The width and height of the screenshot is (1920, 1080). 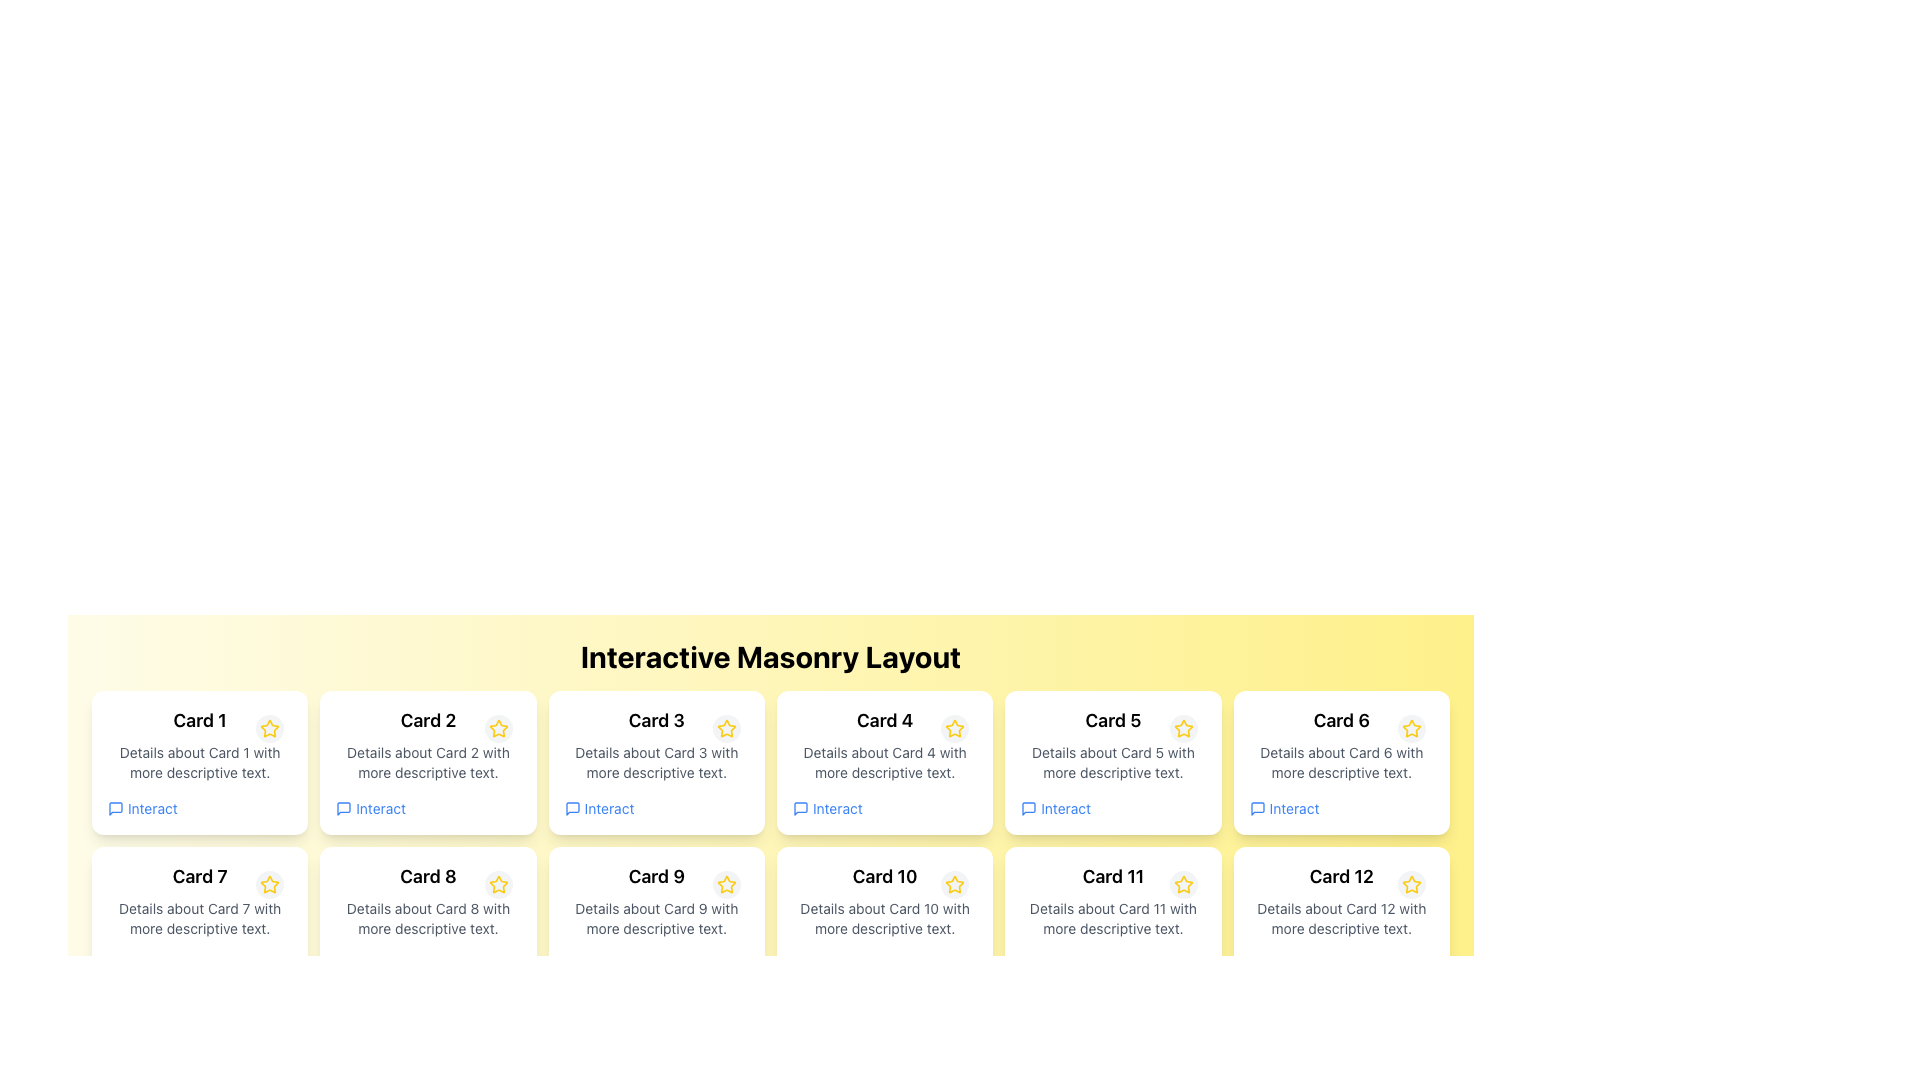 What do you see at coordinates (954, 885) in the screenshot?
I see `the star-shaped icon located in the top-right corner of 'Card 10' in the second row, second column of the grid layout` at bounding box center [954, 885].